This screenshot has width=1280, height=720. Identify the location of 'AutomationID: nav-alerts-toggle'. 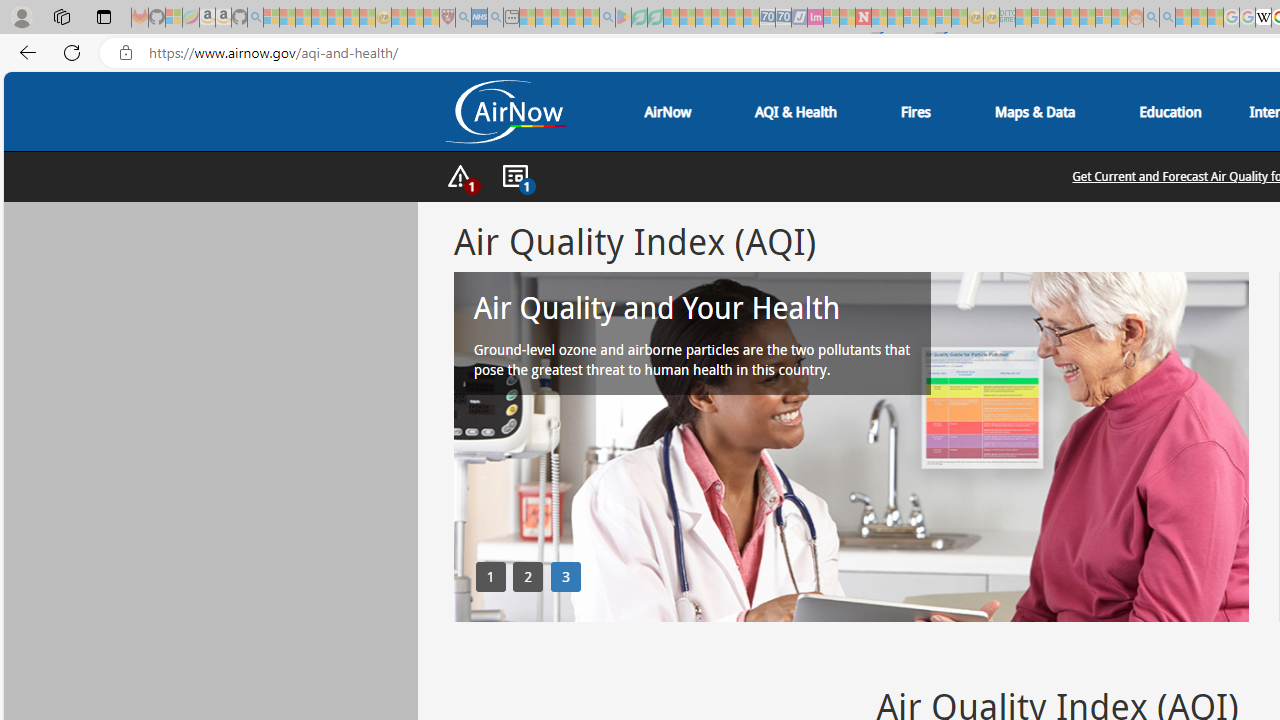
(459, 176).